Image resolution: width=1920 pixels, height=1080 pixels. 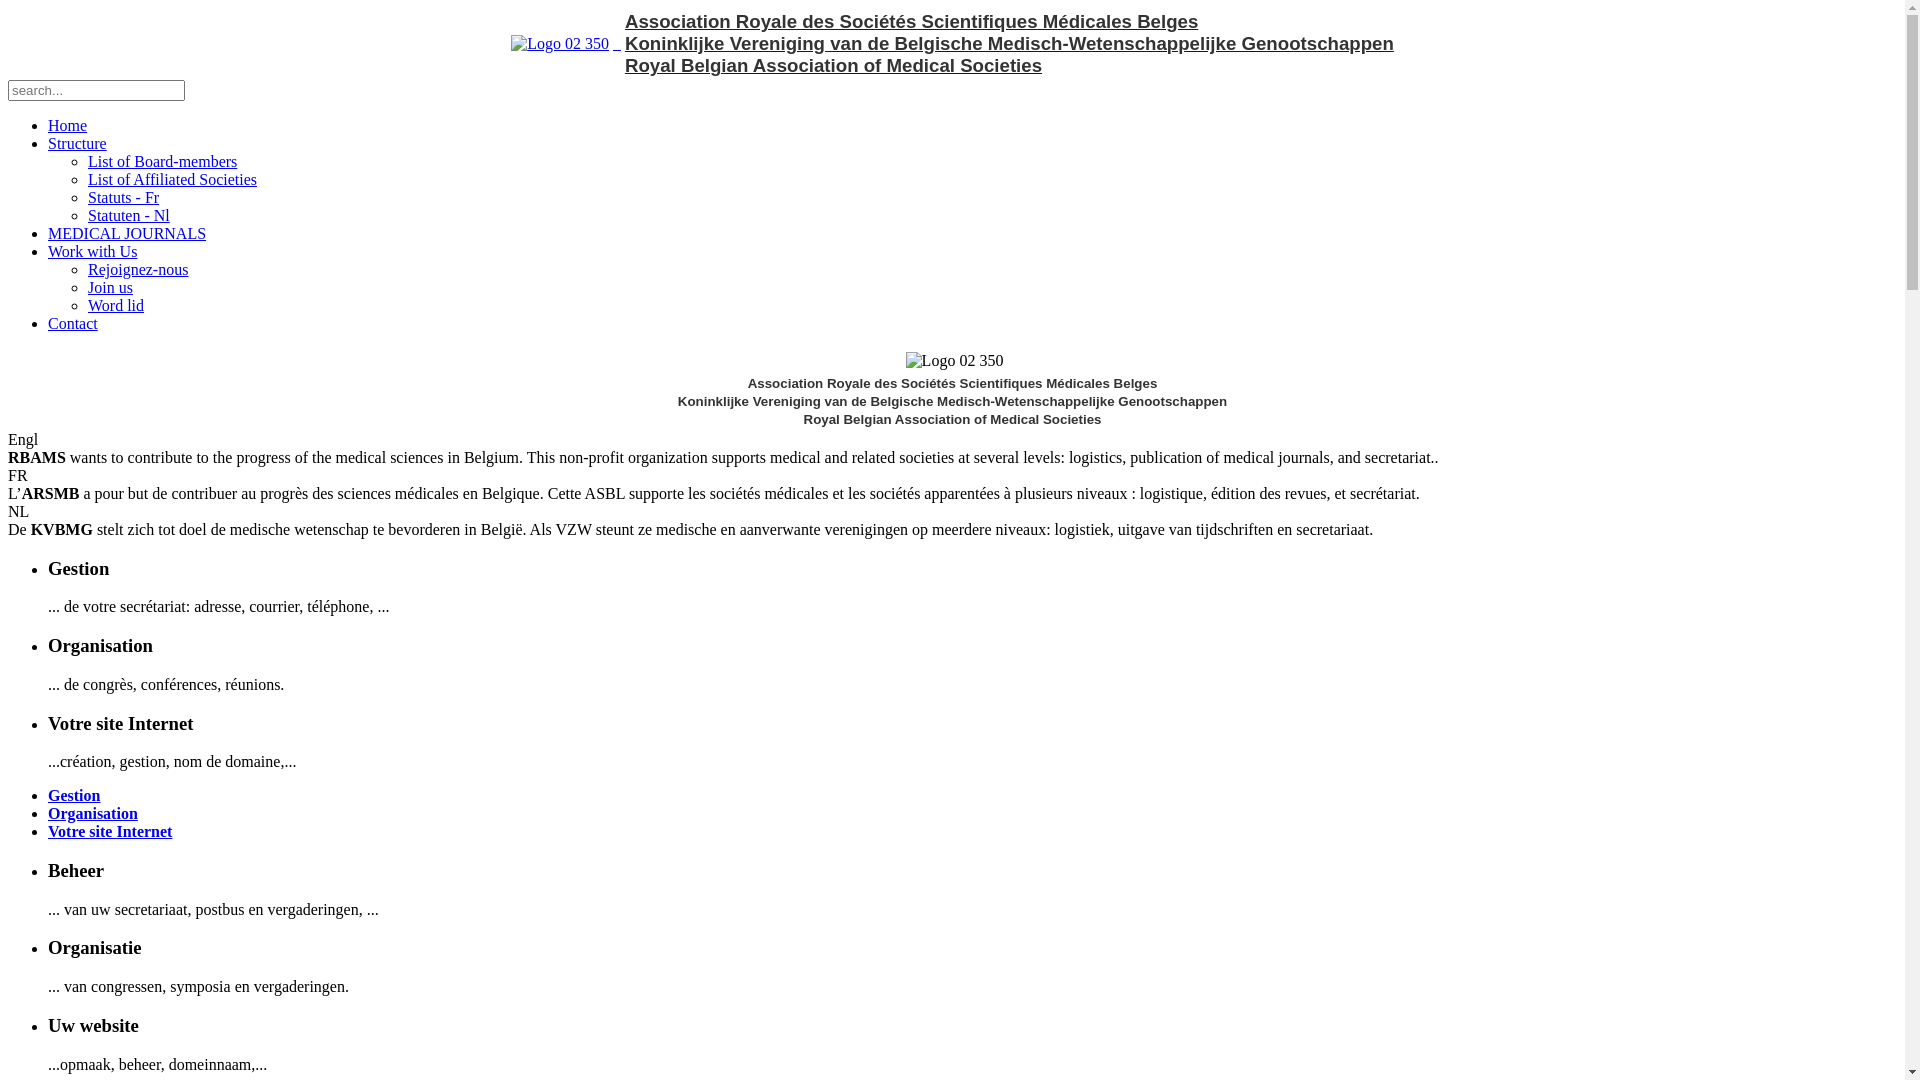 I want to click on 'Word lid', so click(x=114, y=305).